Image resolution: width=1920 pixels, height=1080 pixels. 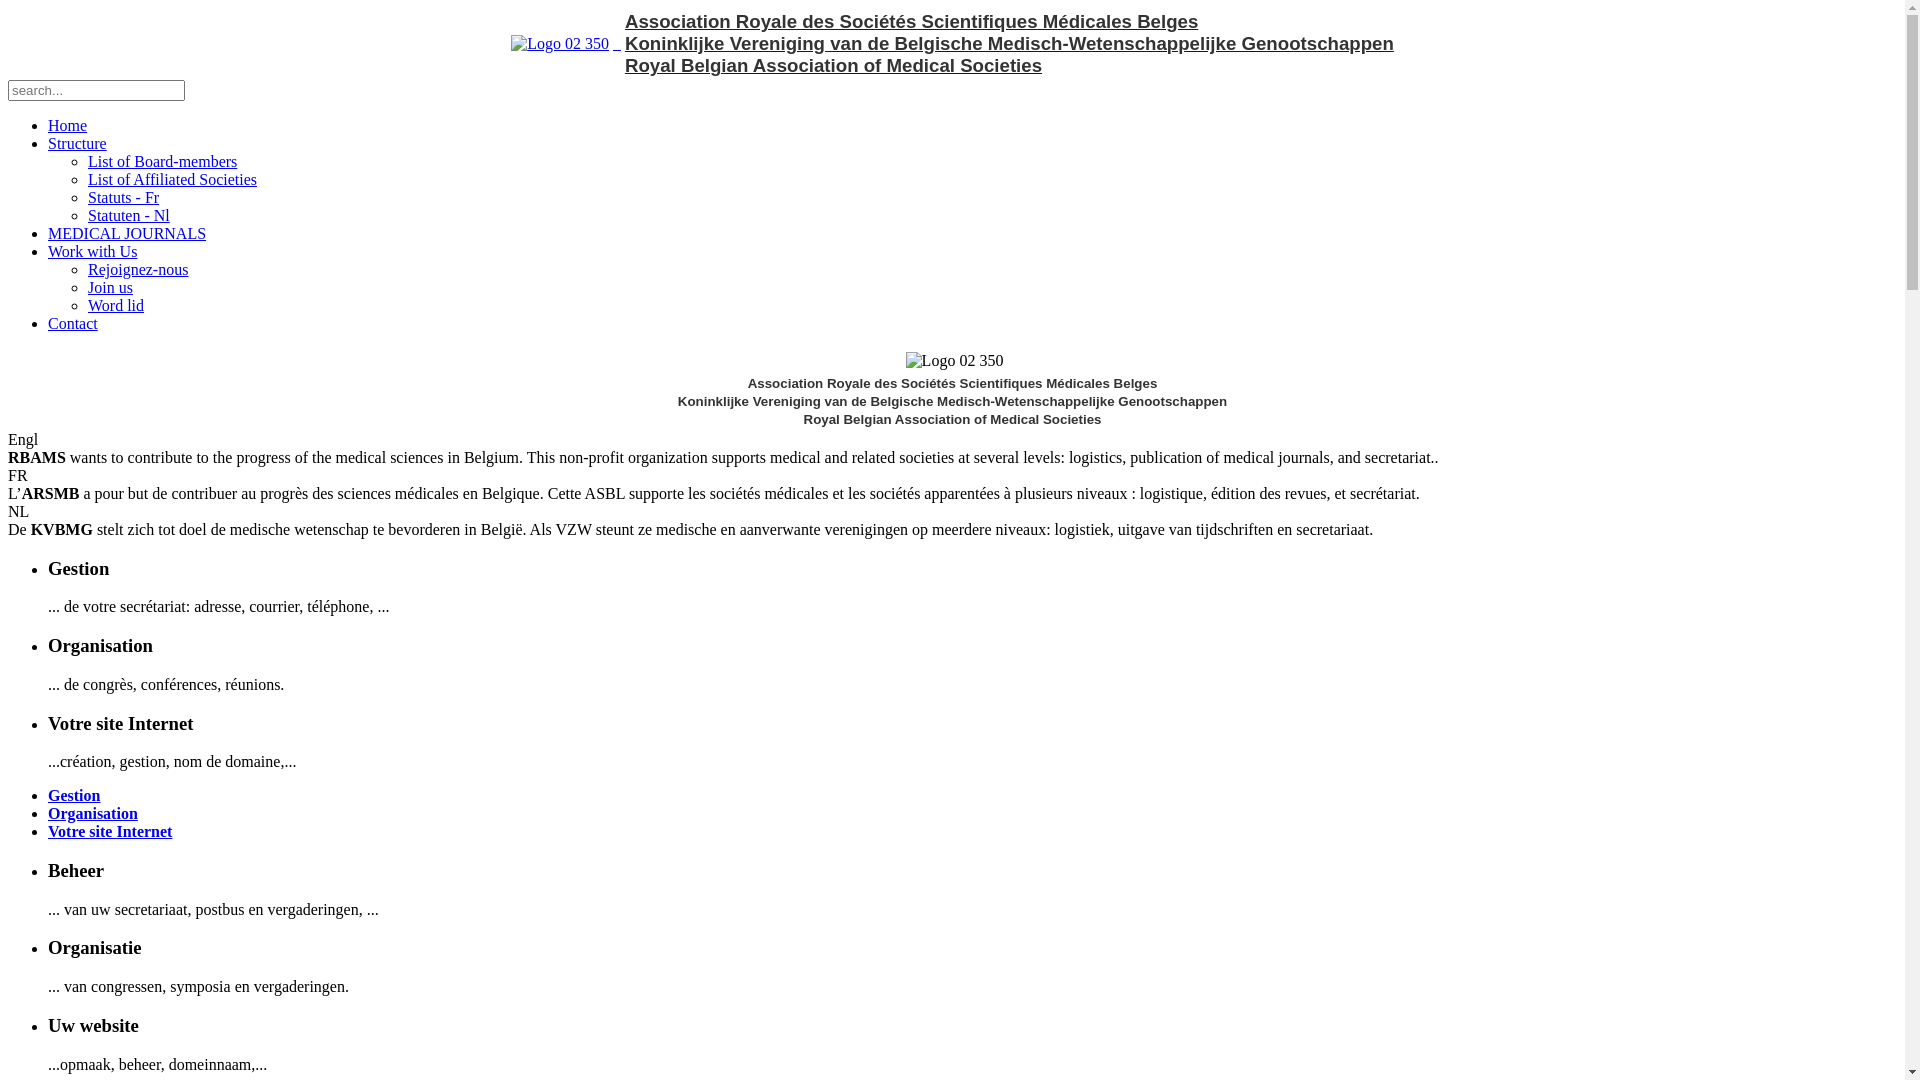 I want to click on 'Word lid', so click(x=114, y=305).